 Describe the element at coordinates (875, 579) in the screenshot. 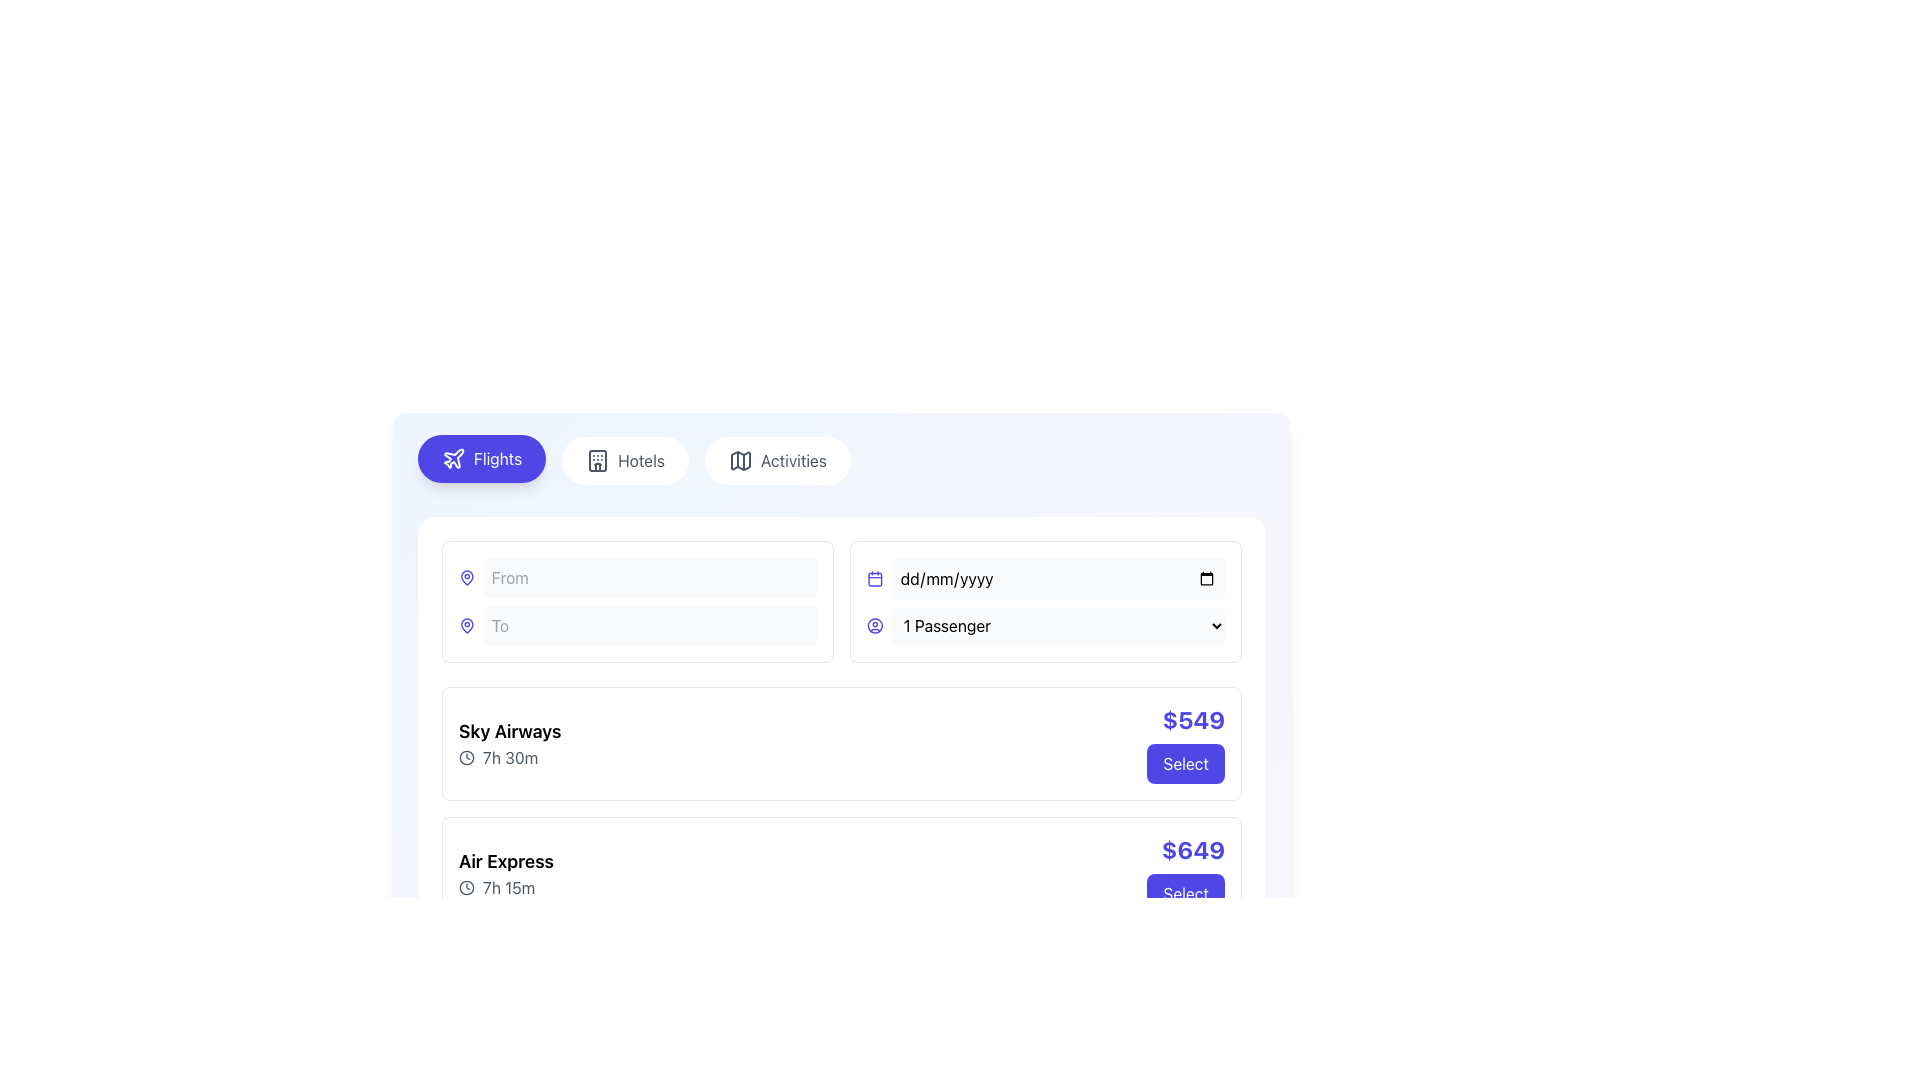

I see `the graphical sub-element of the calendar icon located to the right of the 'dd/mm/yyyy' input field` at that location.